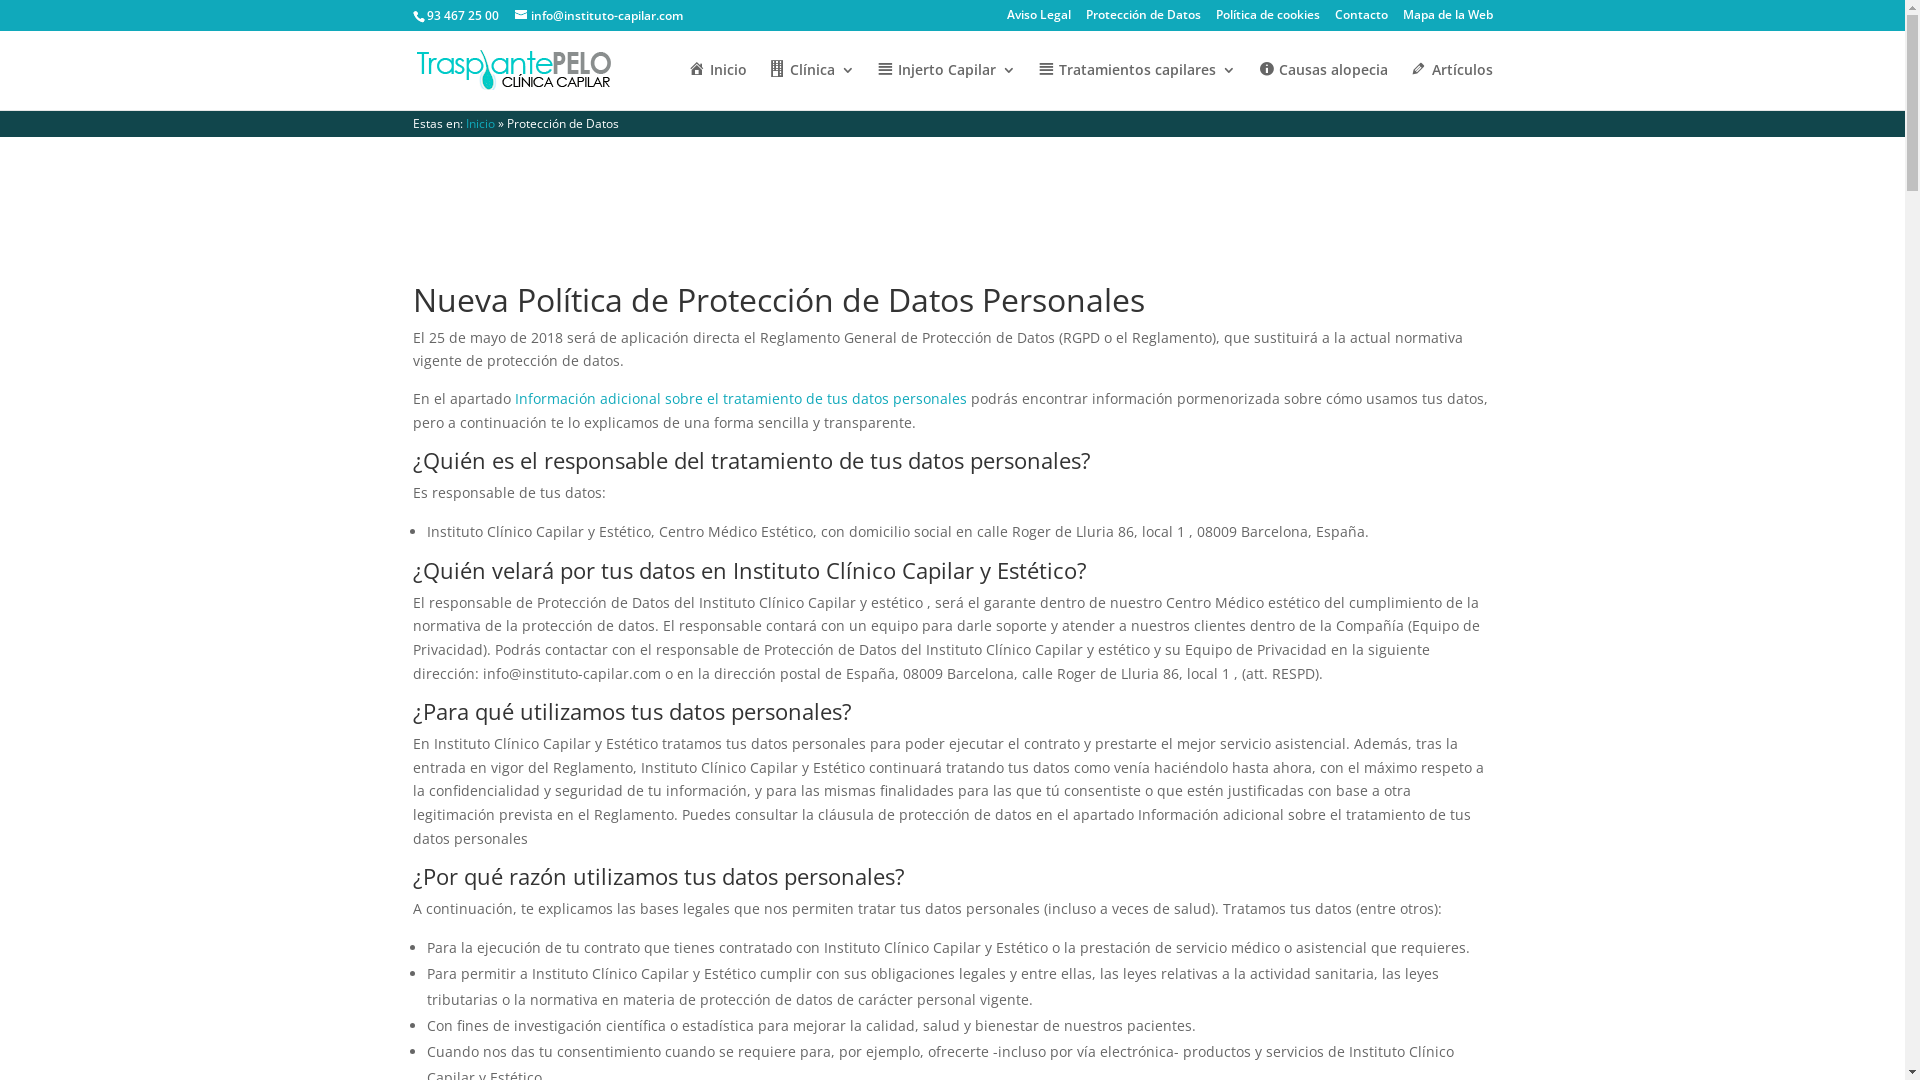 The width and height of the screenshot is (1920, 1080). Describe the element at coordinates (1137, 85) in the screenshot. I see `'Tratamientos capilares'` at that location.